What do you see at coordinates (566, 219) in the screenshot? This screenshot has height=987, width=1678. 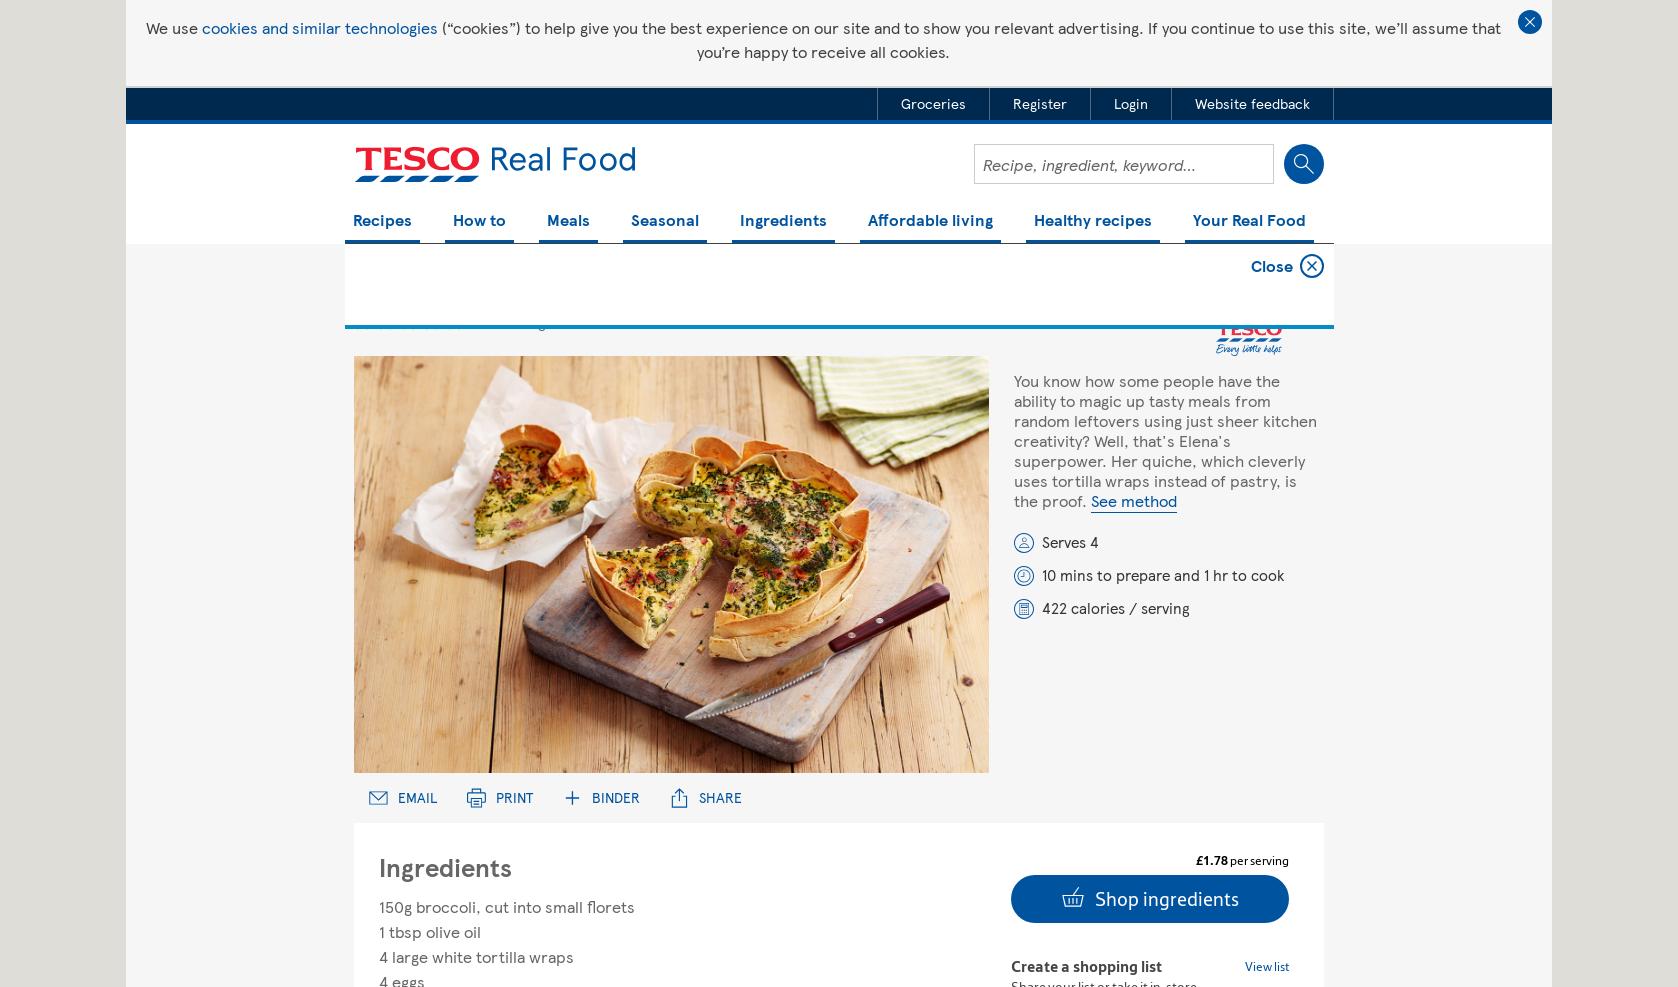 I see `'Meals'` at bounding box center [566, 219].